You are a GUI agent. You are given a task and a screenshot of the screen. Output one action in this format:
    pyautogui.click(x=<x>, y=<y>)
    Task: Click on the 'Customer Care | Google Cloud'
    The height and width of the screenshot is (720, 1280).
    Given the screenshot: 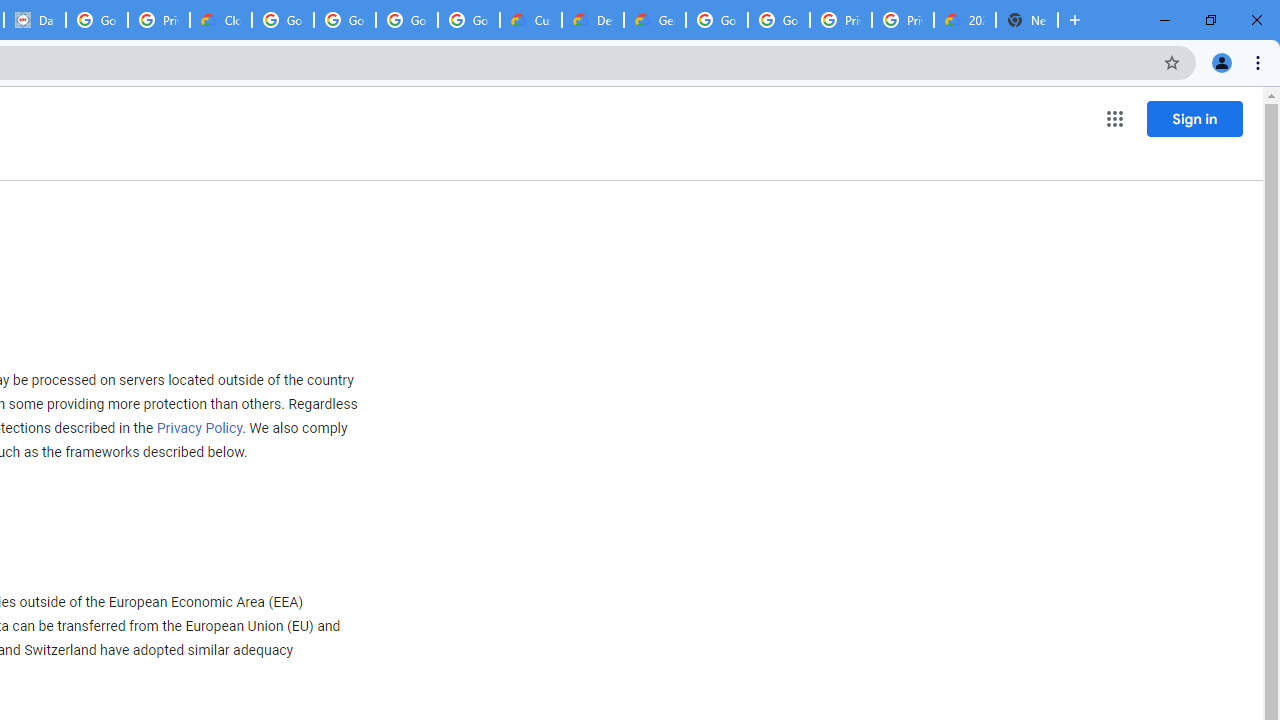 What is the action you would take?
    pyautogui.click(x=531, y=20)
    